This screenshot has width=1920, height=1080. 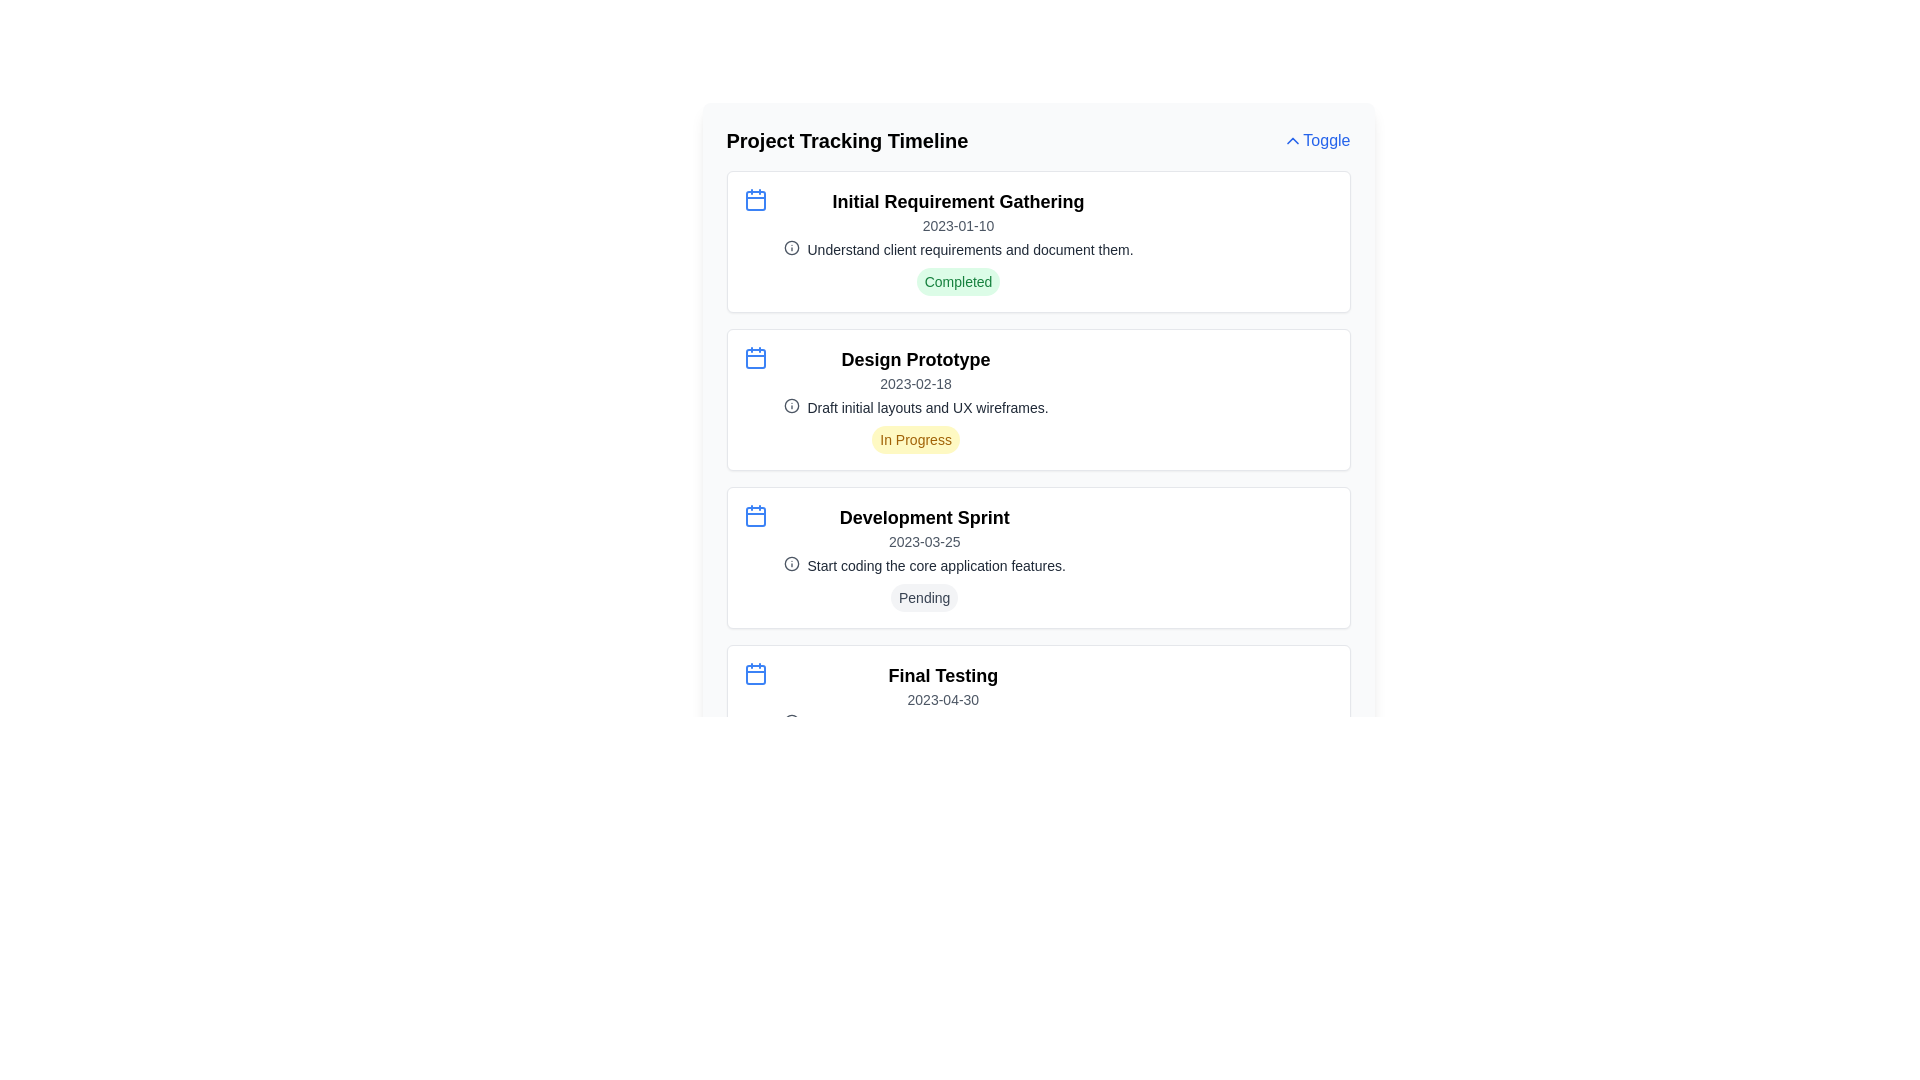 I want to click on details of the task titled 'Design Prototype' located in the Task information block, which includes the date '2023-02-18', a brief description, and a status indicator 'In Progress', so click(x=915, y=400).